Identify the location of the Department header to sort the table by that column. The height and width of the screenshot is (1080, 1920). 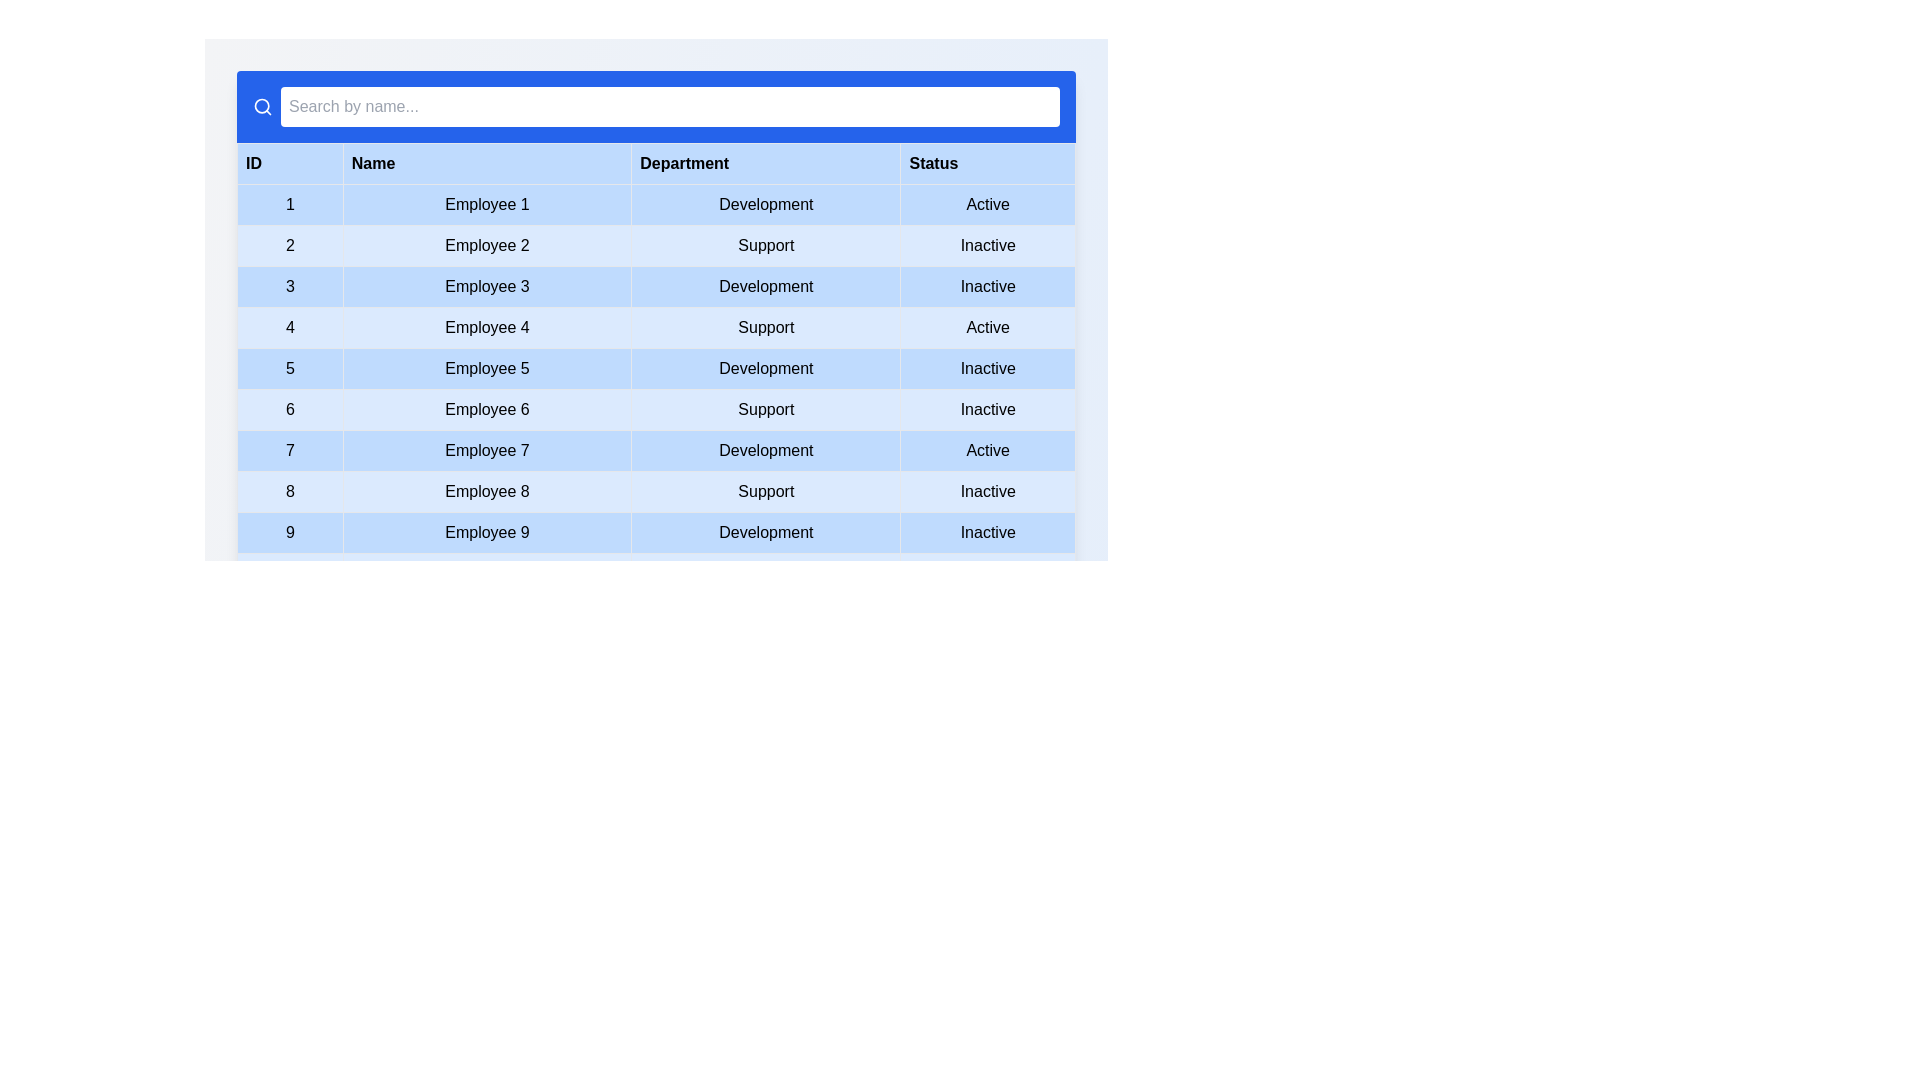
(765, 163).